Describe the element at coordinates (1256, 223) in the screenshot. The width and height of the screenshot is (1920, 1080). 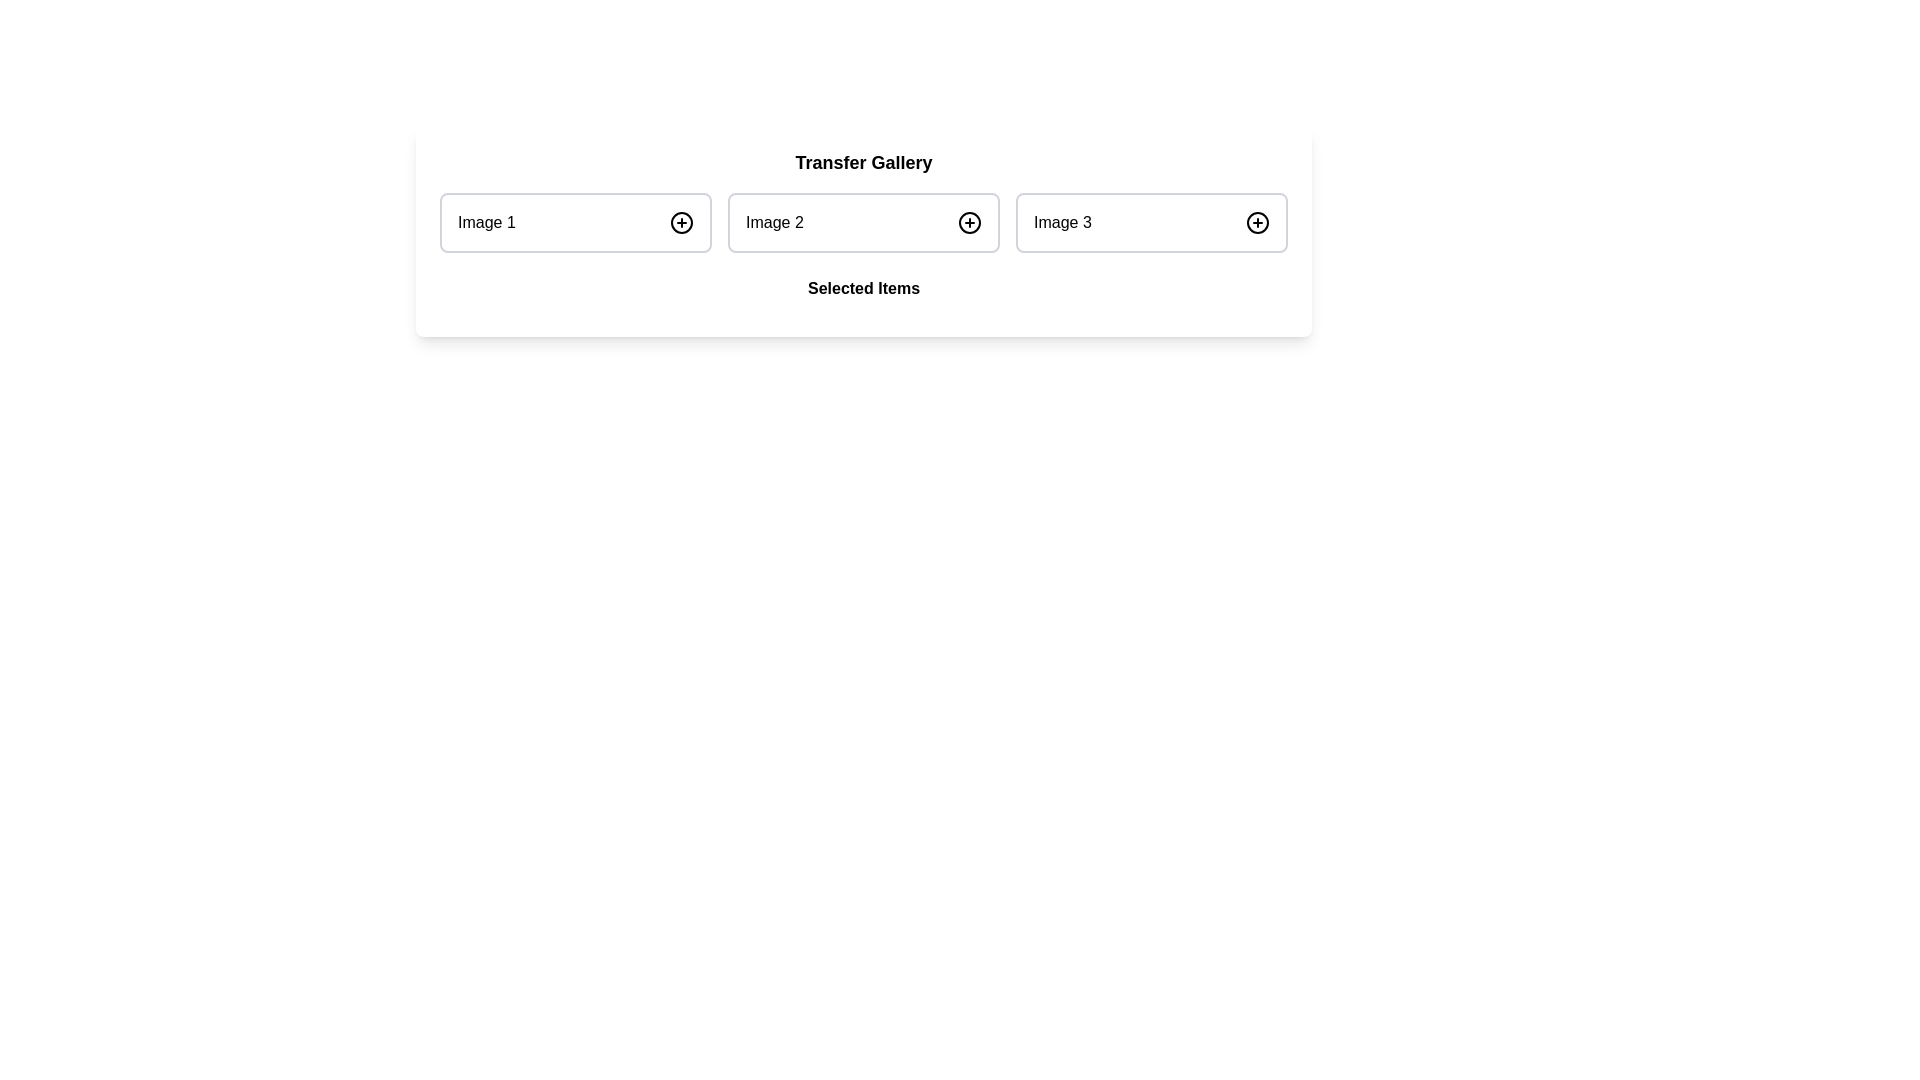
I see `the circular button with a plus symbol located to the right of the 'Image 3' label` at that location.